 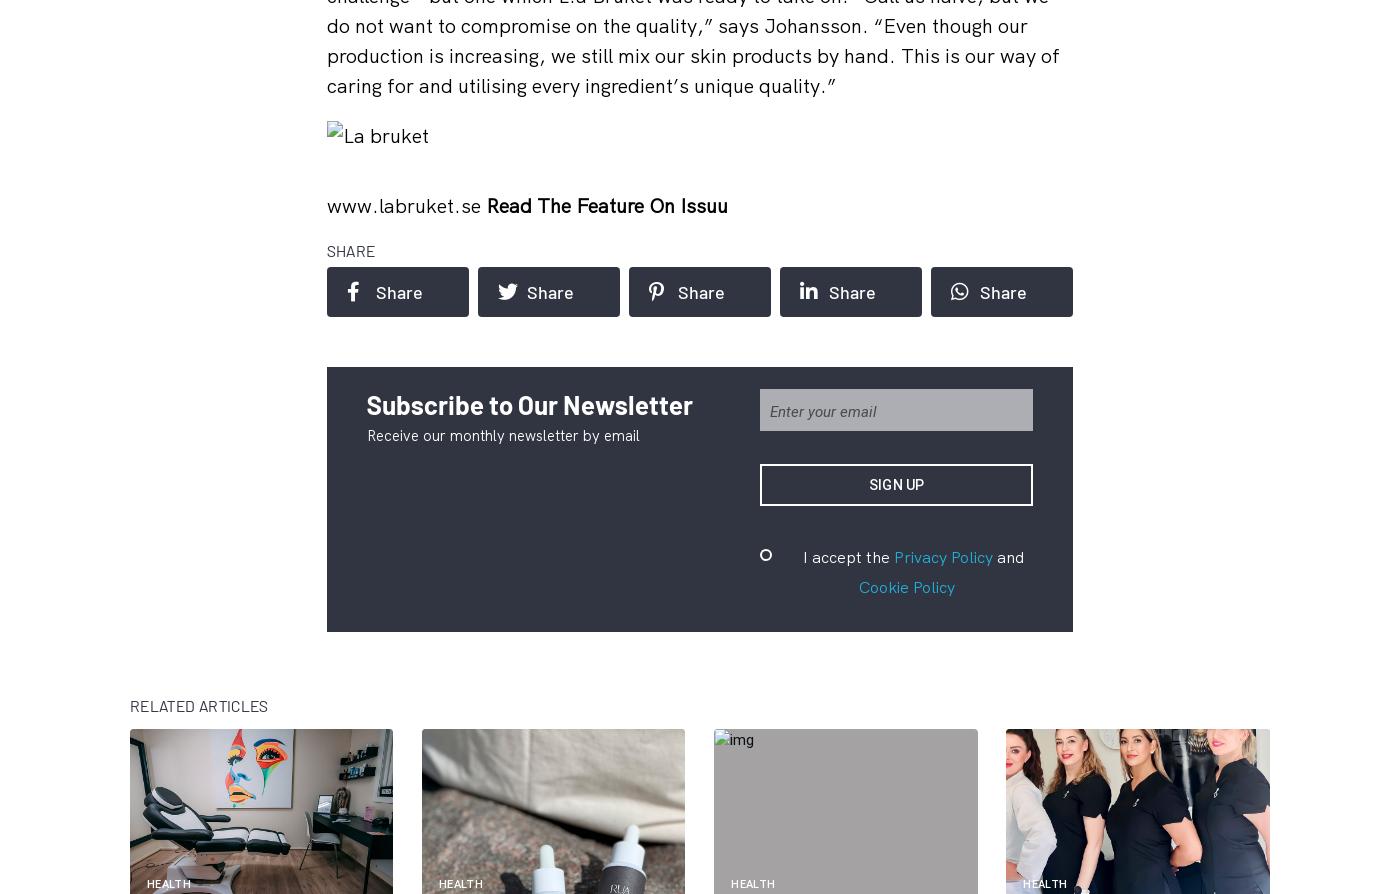 What do you see at coordinates (484, 205) in the screenshot?
I see `'Read the feature on issuu'` at bounding box center [484, 205].